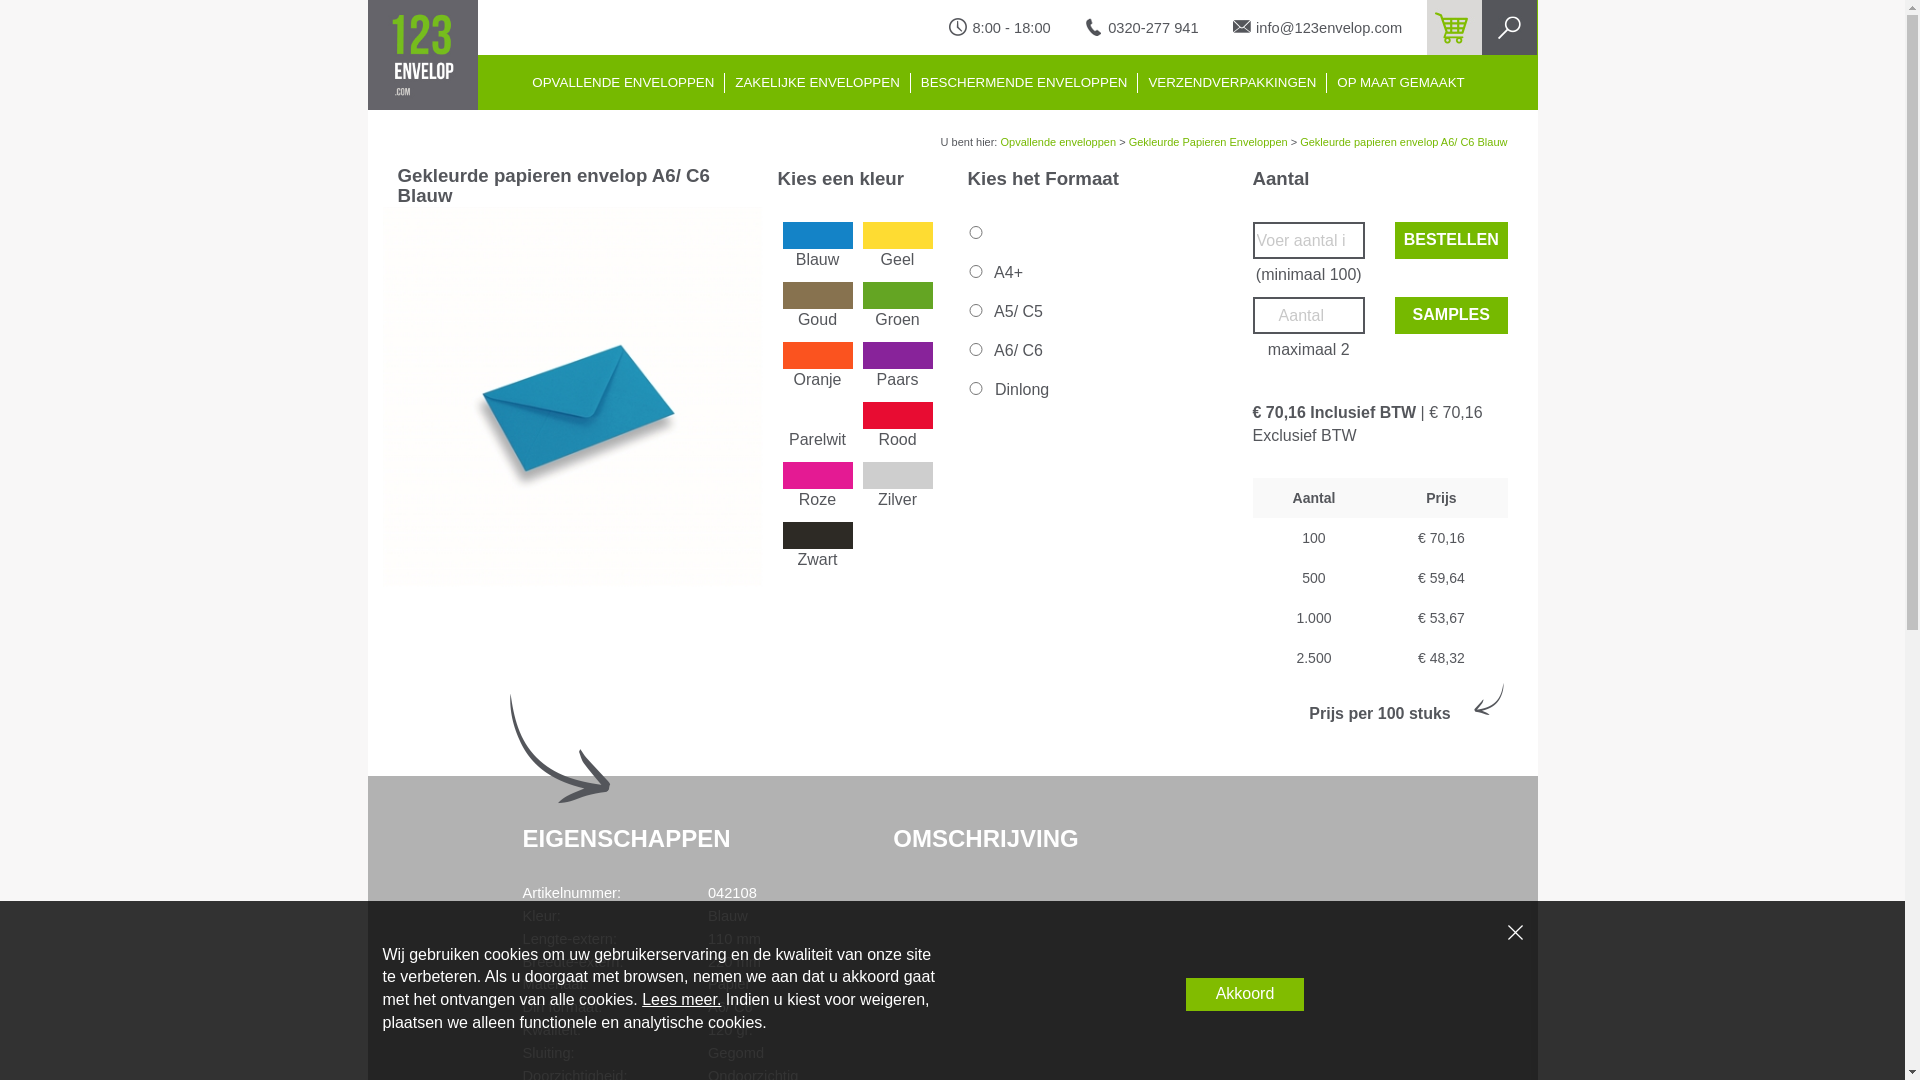 The width and height of the screenshot is (1920, 1080). Describe the element at coordinates (681, 999) in the screenshot. I see `'Lees meer.'` at that location.